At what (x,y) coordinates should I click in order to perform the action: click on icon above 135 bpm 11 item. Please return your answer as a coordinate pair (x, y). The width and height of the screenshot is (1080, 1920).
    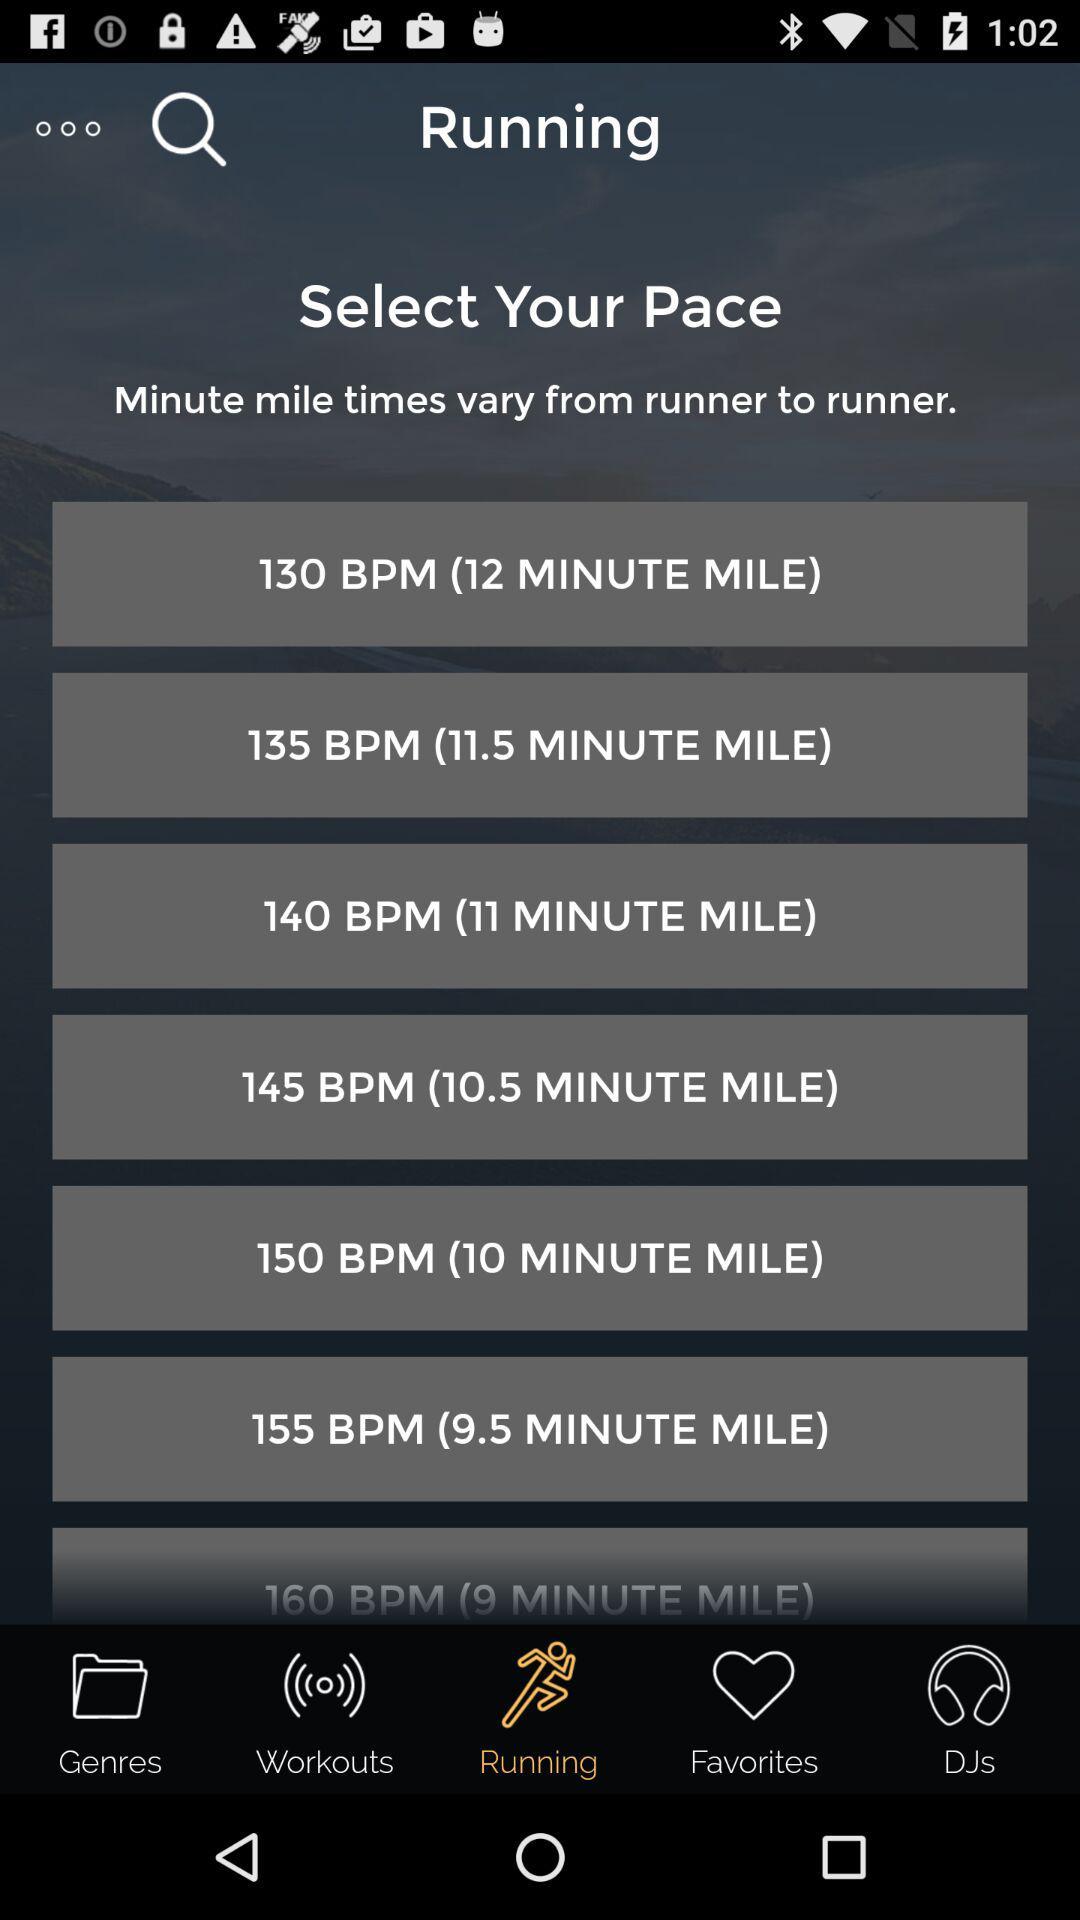
    Looking at the image, I should click on (540, 573).